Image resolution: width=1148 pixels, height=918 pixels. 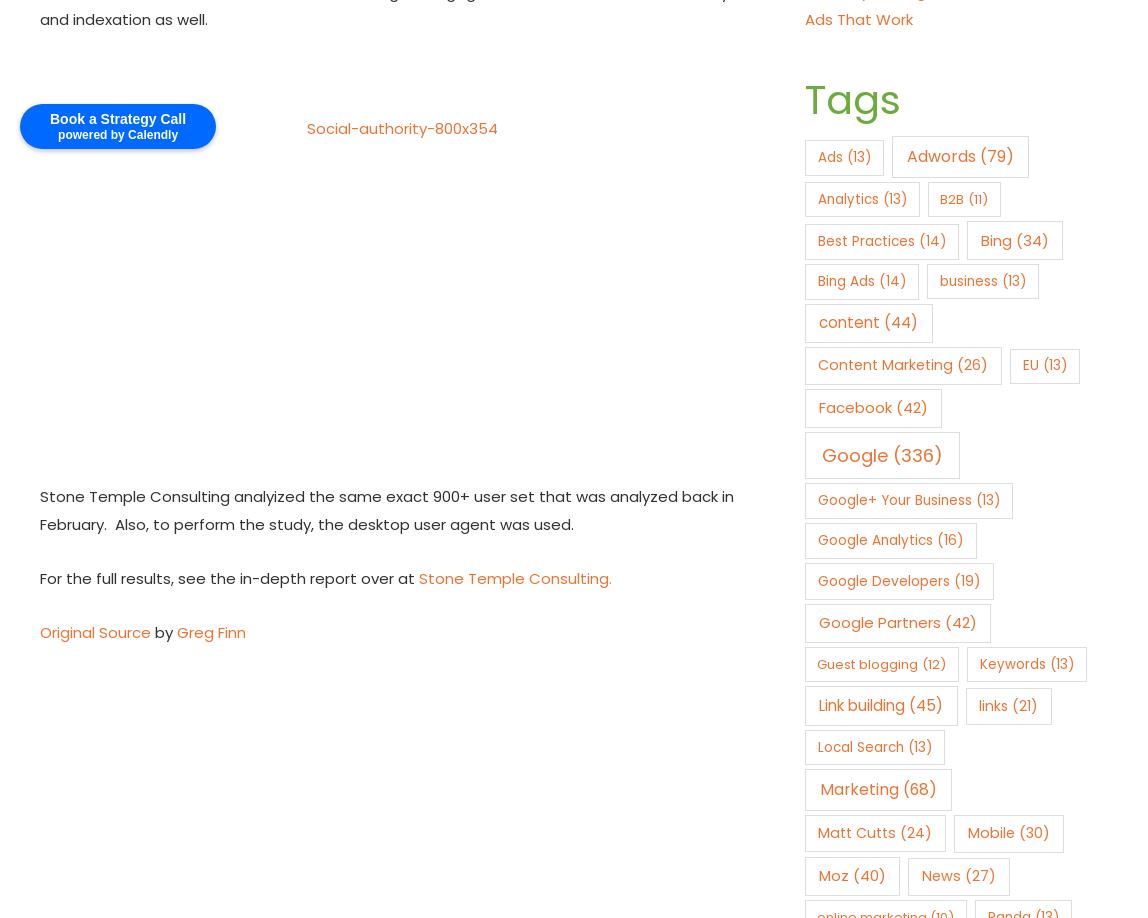 I want to click on '(12)', so click(x=931, y=663).